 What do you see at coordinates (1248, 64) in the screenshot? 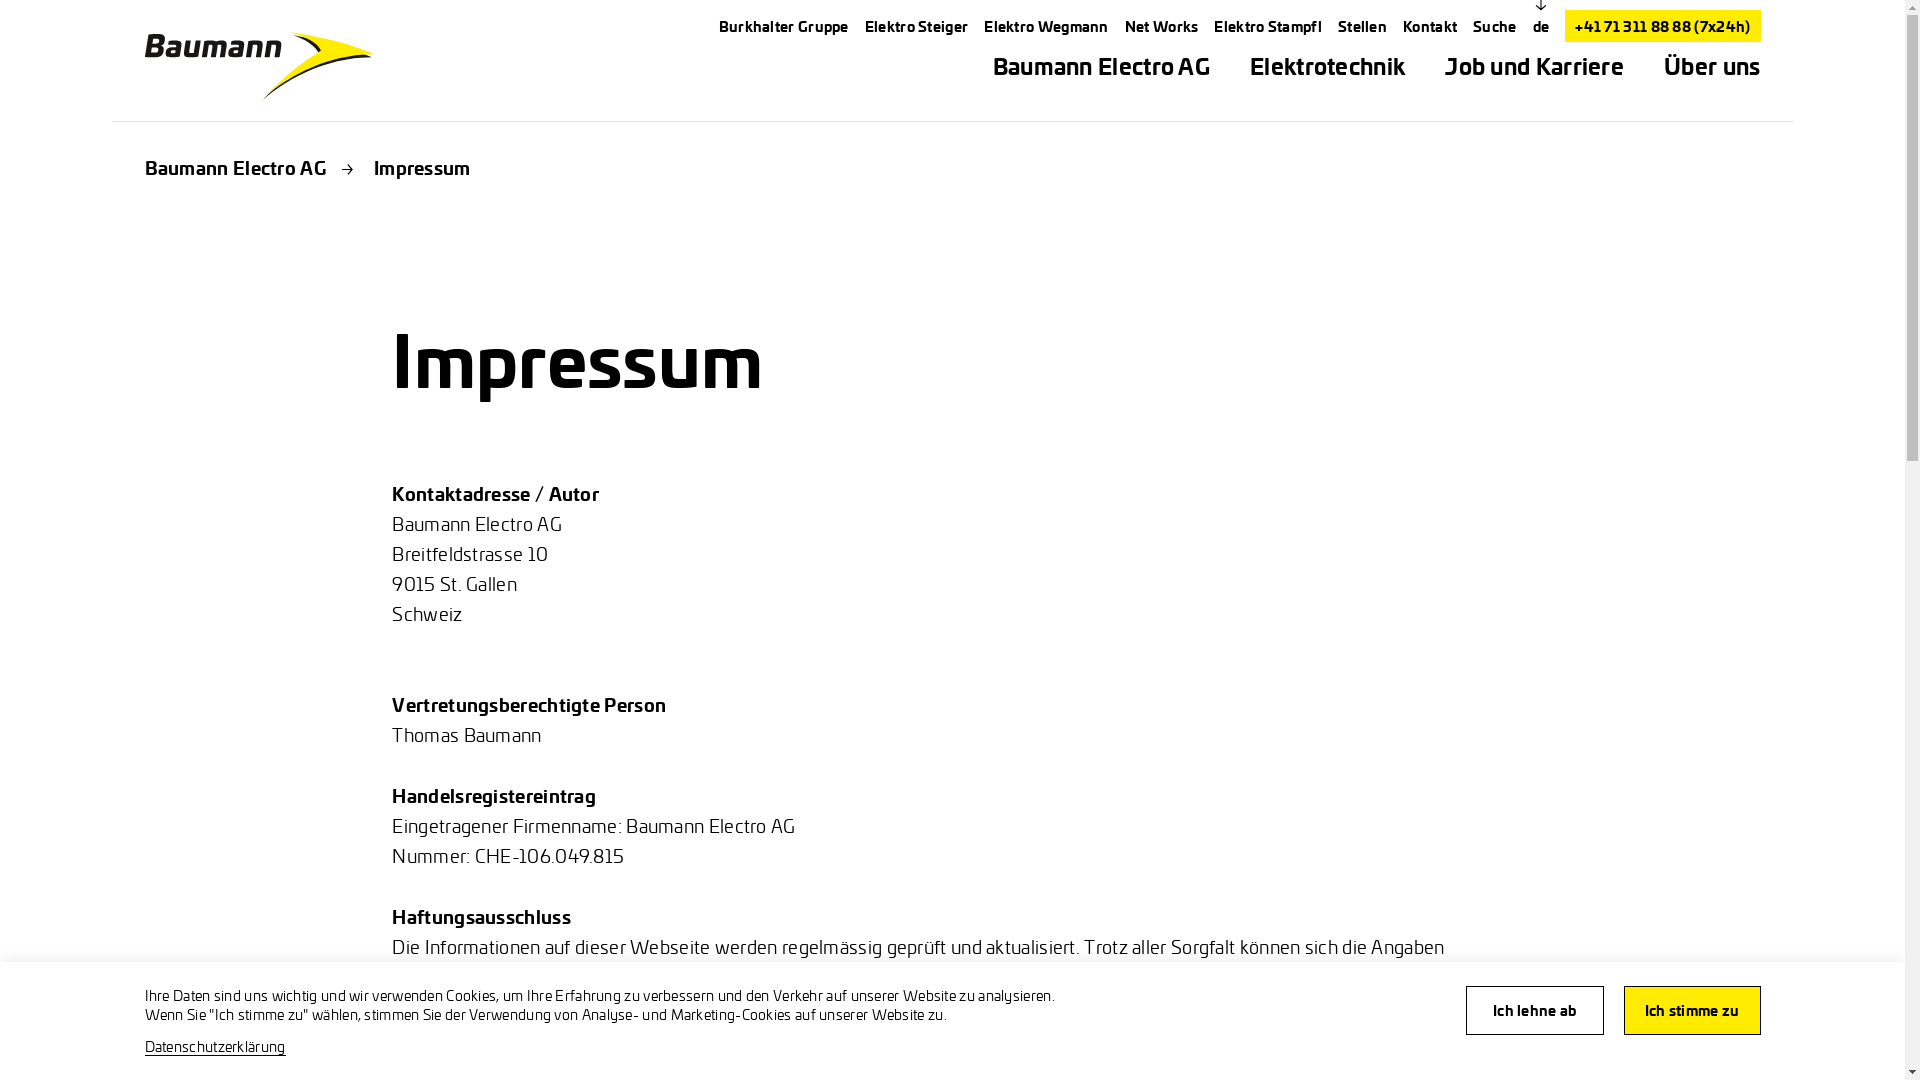
I see `'Elektrotechnik'` at bounding box center [1248, 64].